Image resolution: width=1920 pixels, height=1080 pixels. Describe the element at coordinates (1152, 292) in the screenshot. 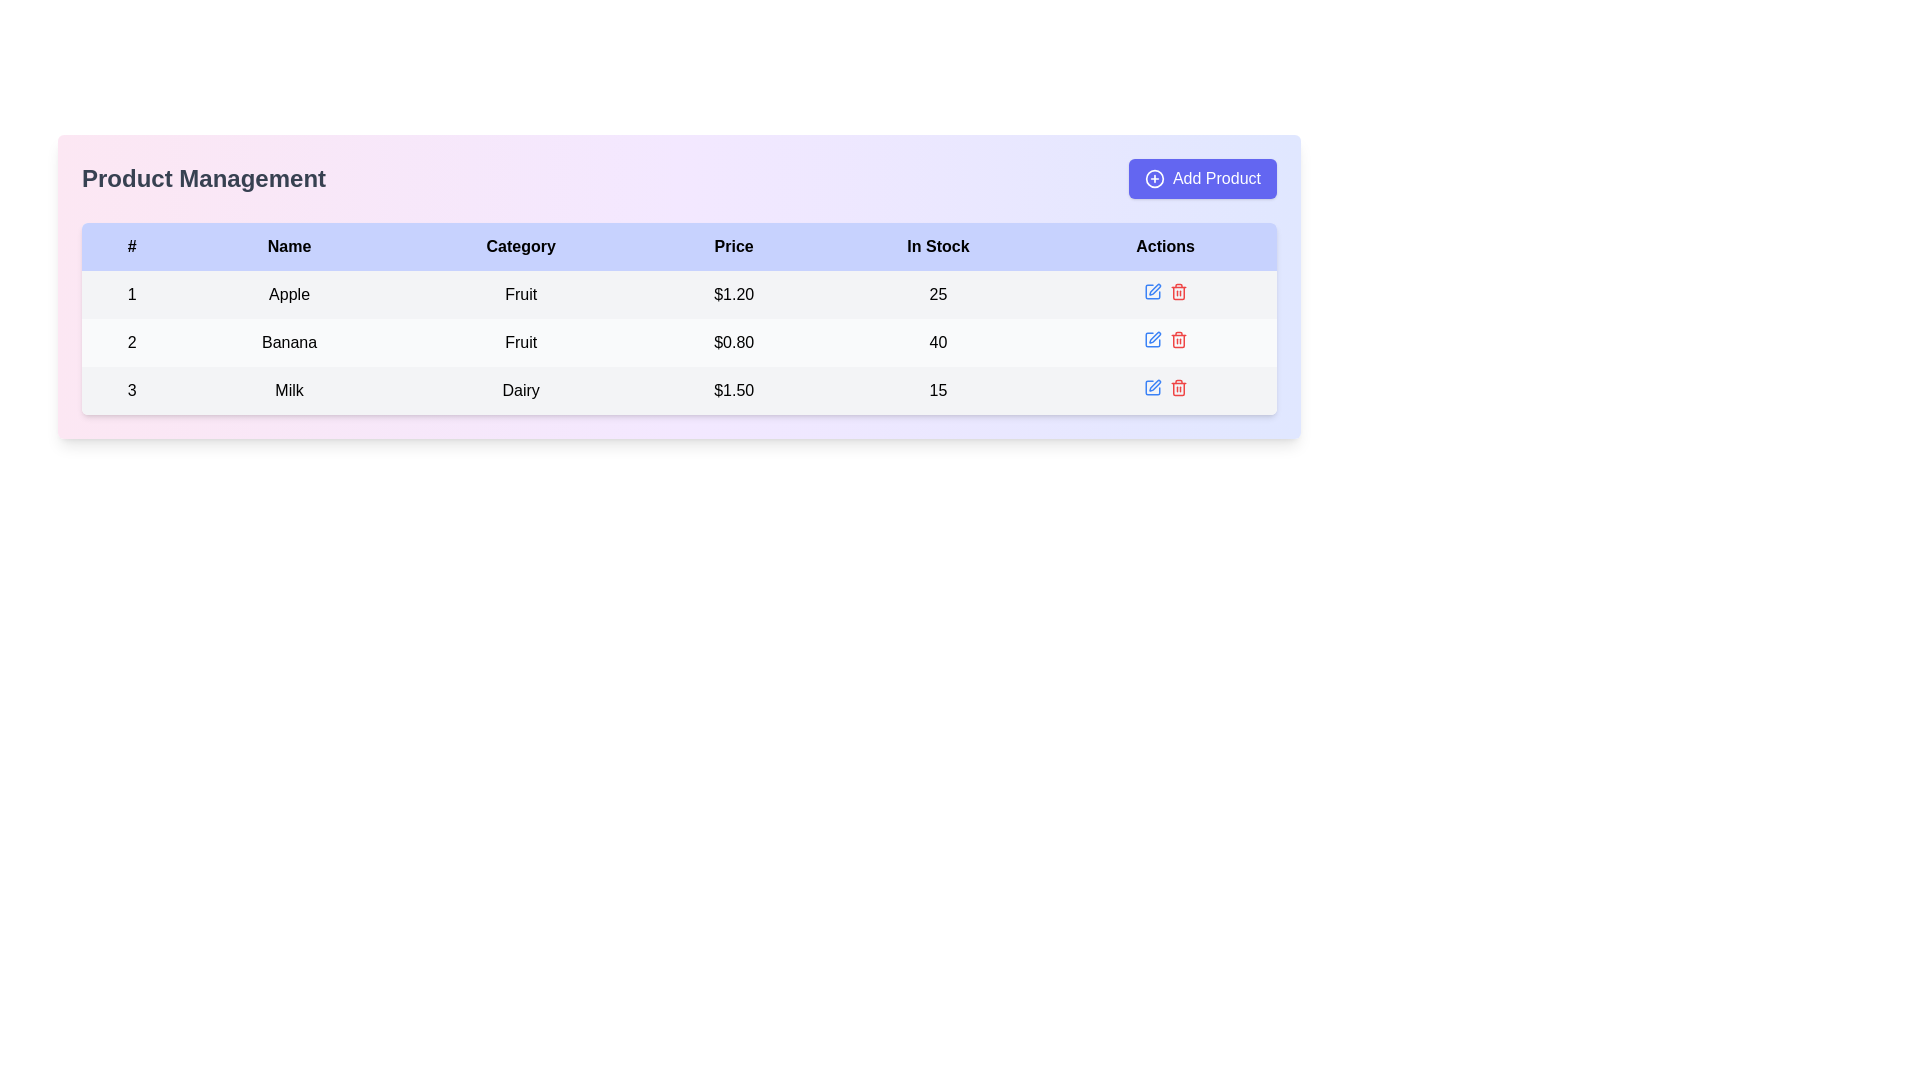

I see `the edit icon button resembling a pen in the 'Actions' column of the second row for the 'Banana' entry` at that location.